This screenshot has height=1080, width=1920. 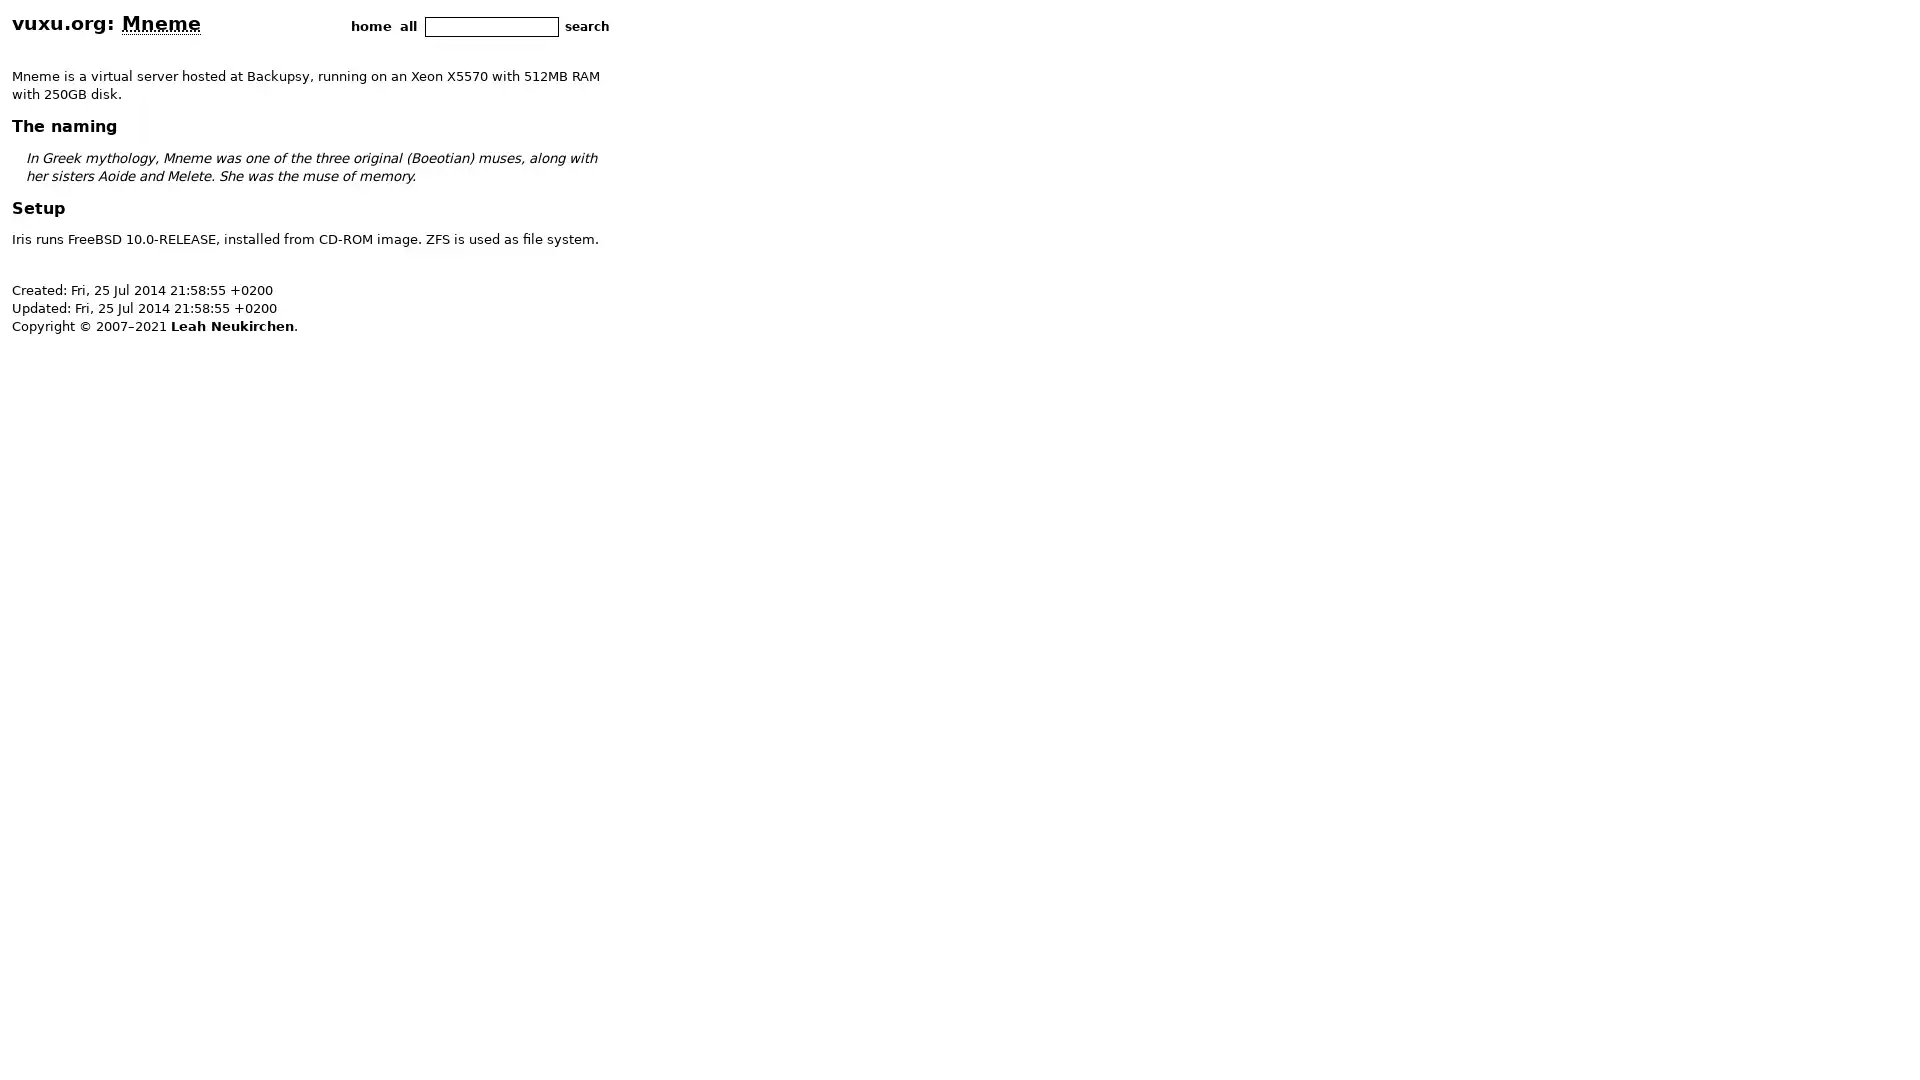 I want to click on search, so click(x=586, y=26).